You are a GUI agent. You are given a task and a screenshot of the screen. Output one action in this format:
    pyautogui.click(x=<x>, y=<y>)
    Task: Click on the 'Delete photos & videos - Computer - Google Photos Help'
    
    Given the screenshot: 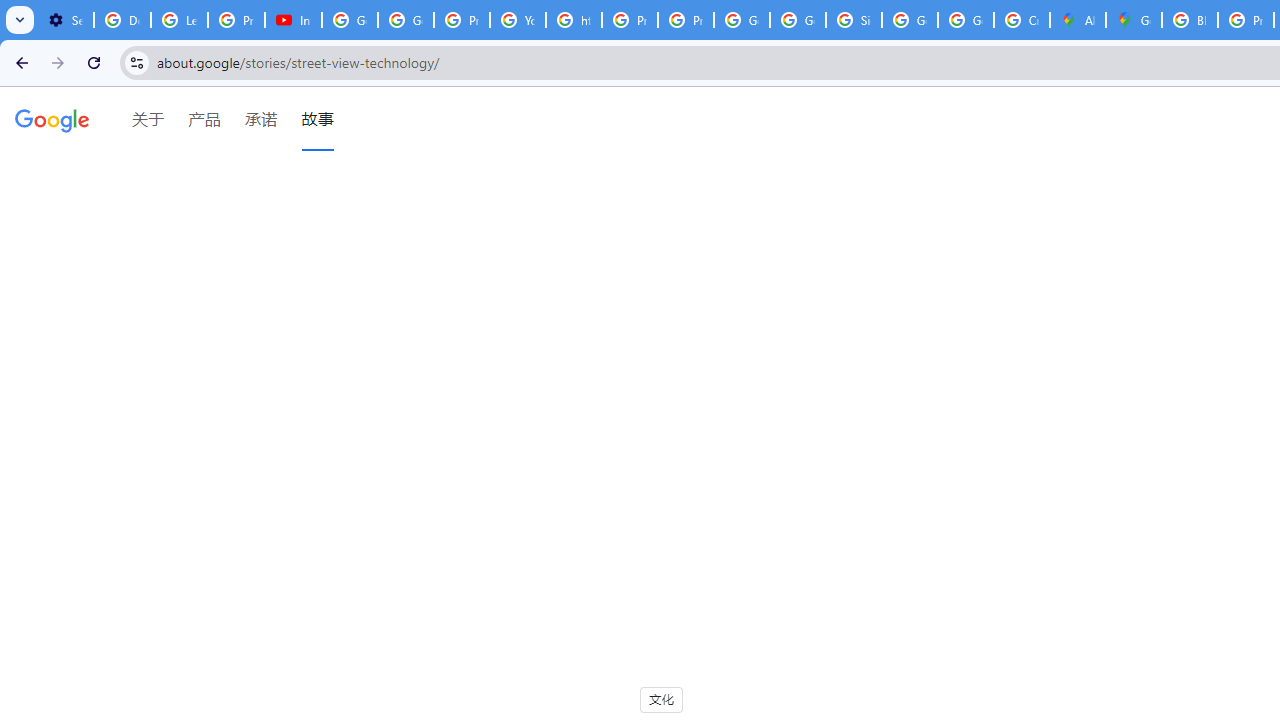 What is the action you would take?
    pyautogui.click(x=121, y=20)
    